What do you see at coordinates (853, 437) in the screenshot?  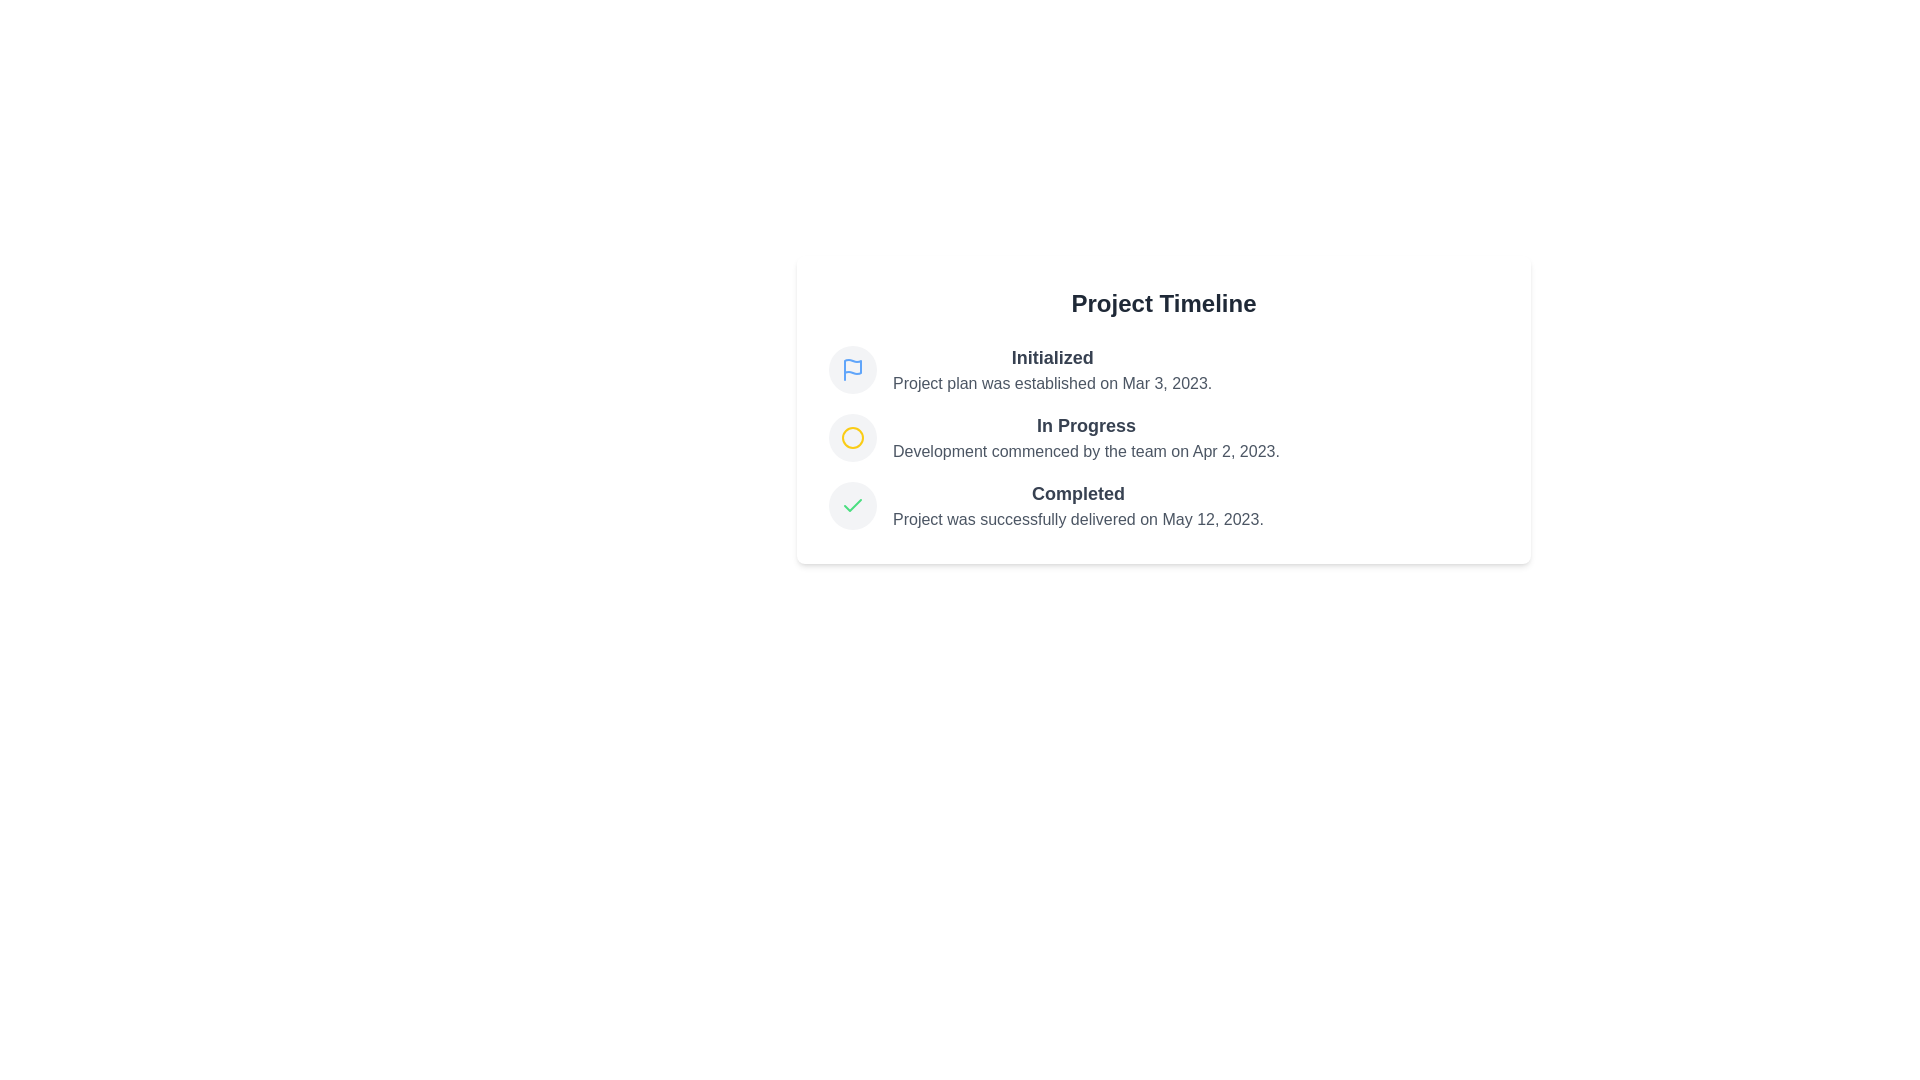 I see `the circular yellow-bordered progress icon located in the center-left area of the 'In Progress' section of the timeline` at bounding box center [853, 437].